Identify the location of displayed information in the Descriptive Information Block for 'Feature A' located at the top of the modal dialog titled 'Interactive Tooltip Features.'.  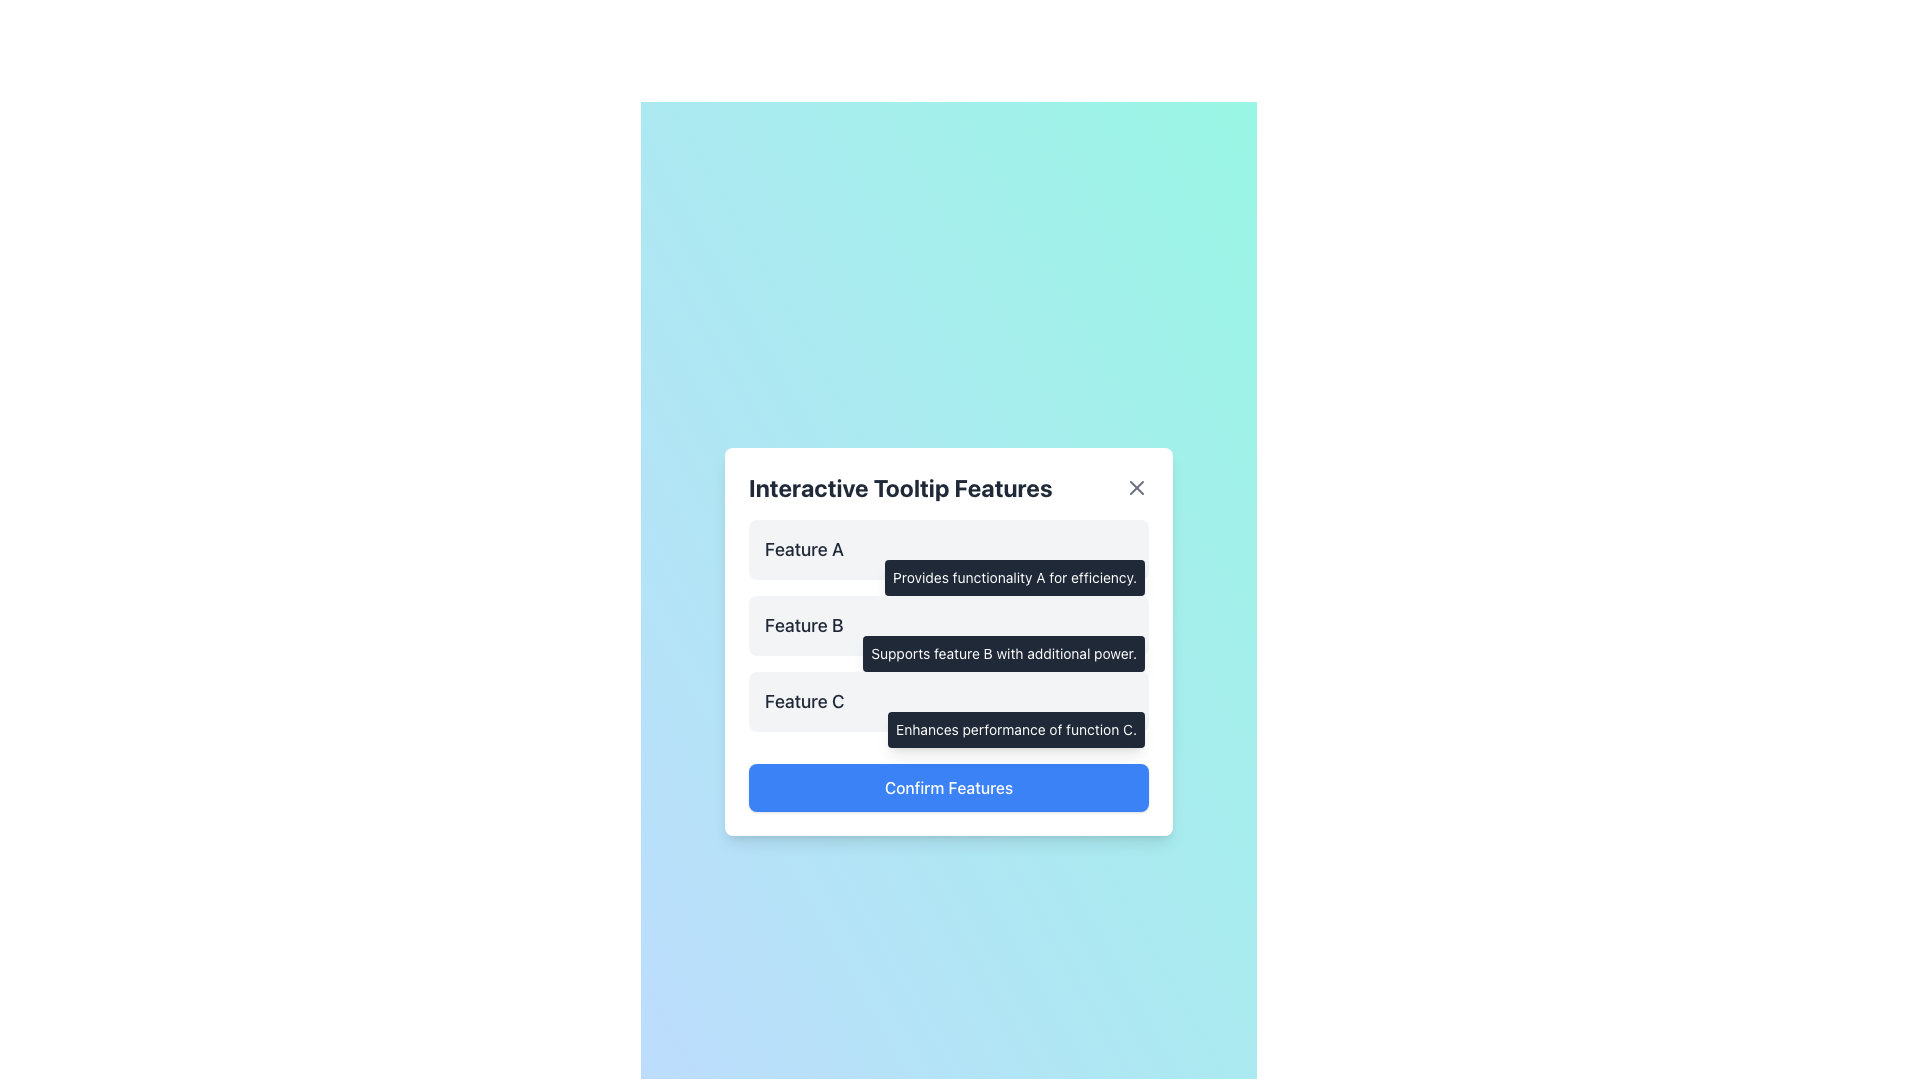
(948, 550).